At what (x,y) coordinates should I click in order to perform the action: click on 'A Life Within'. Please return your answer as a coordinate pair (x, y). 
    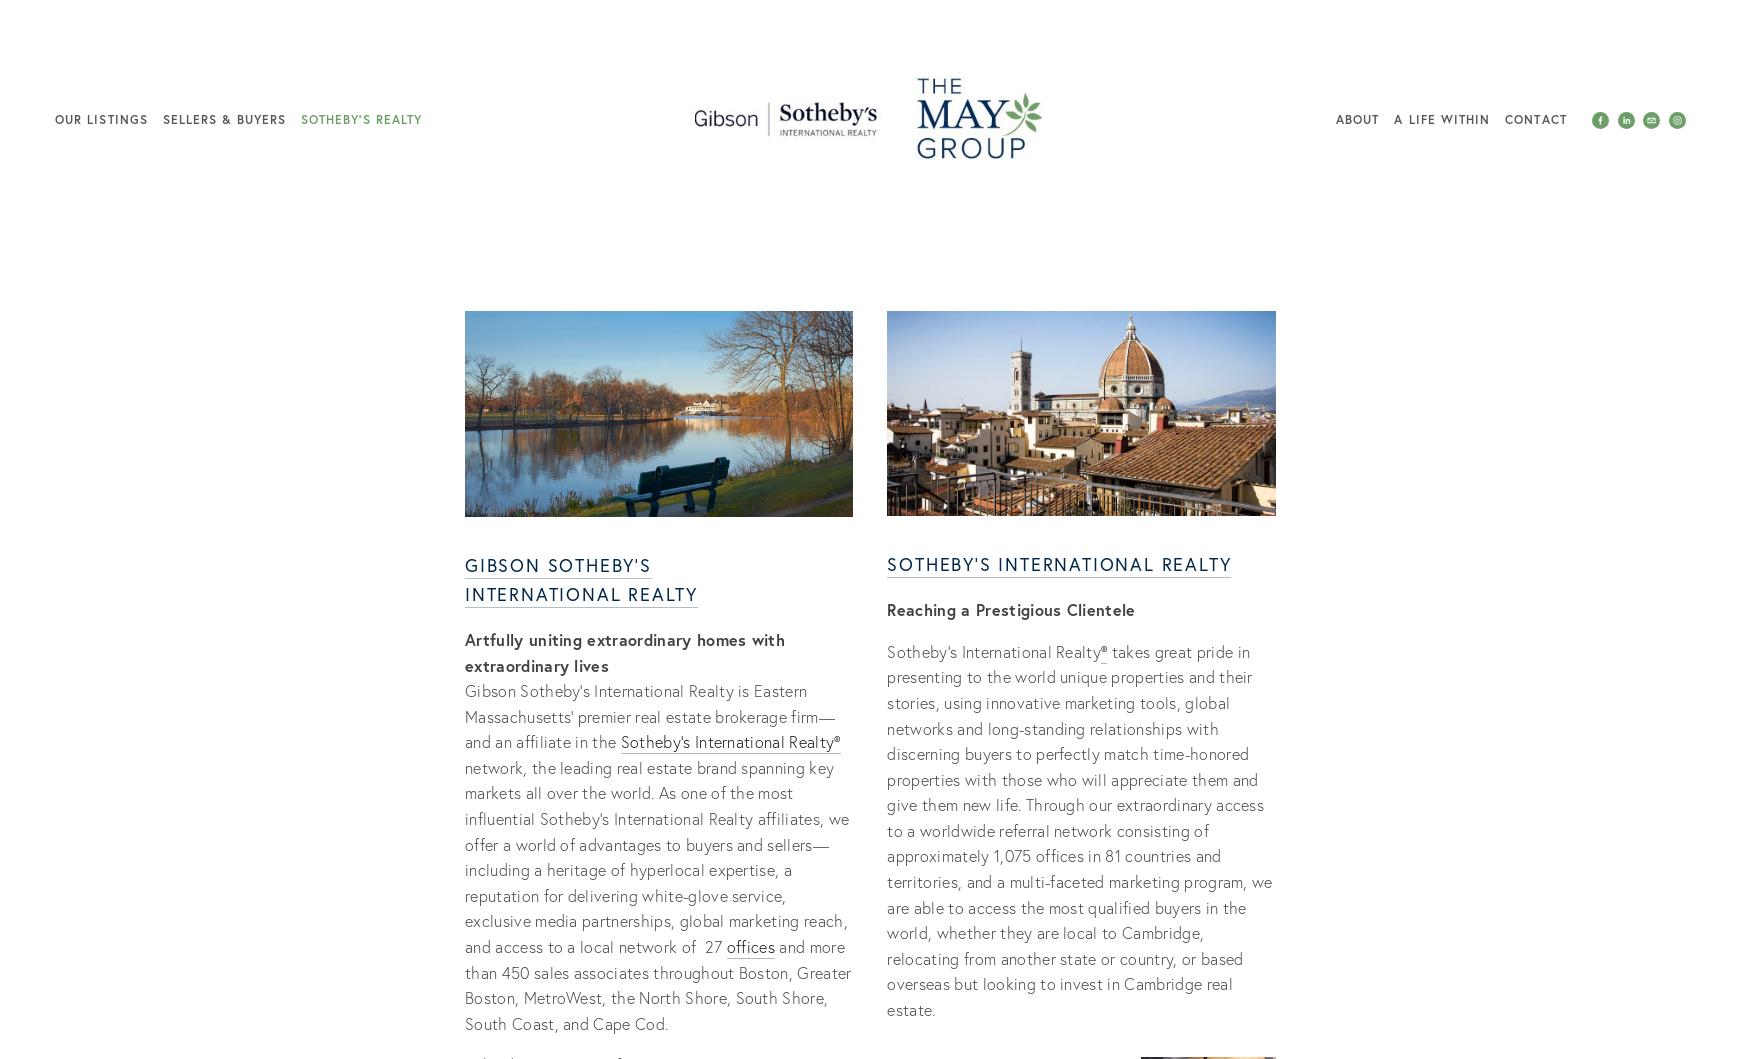
    Looking at the image, I should click on (1441, 118).